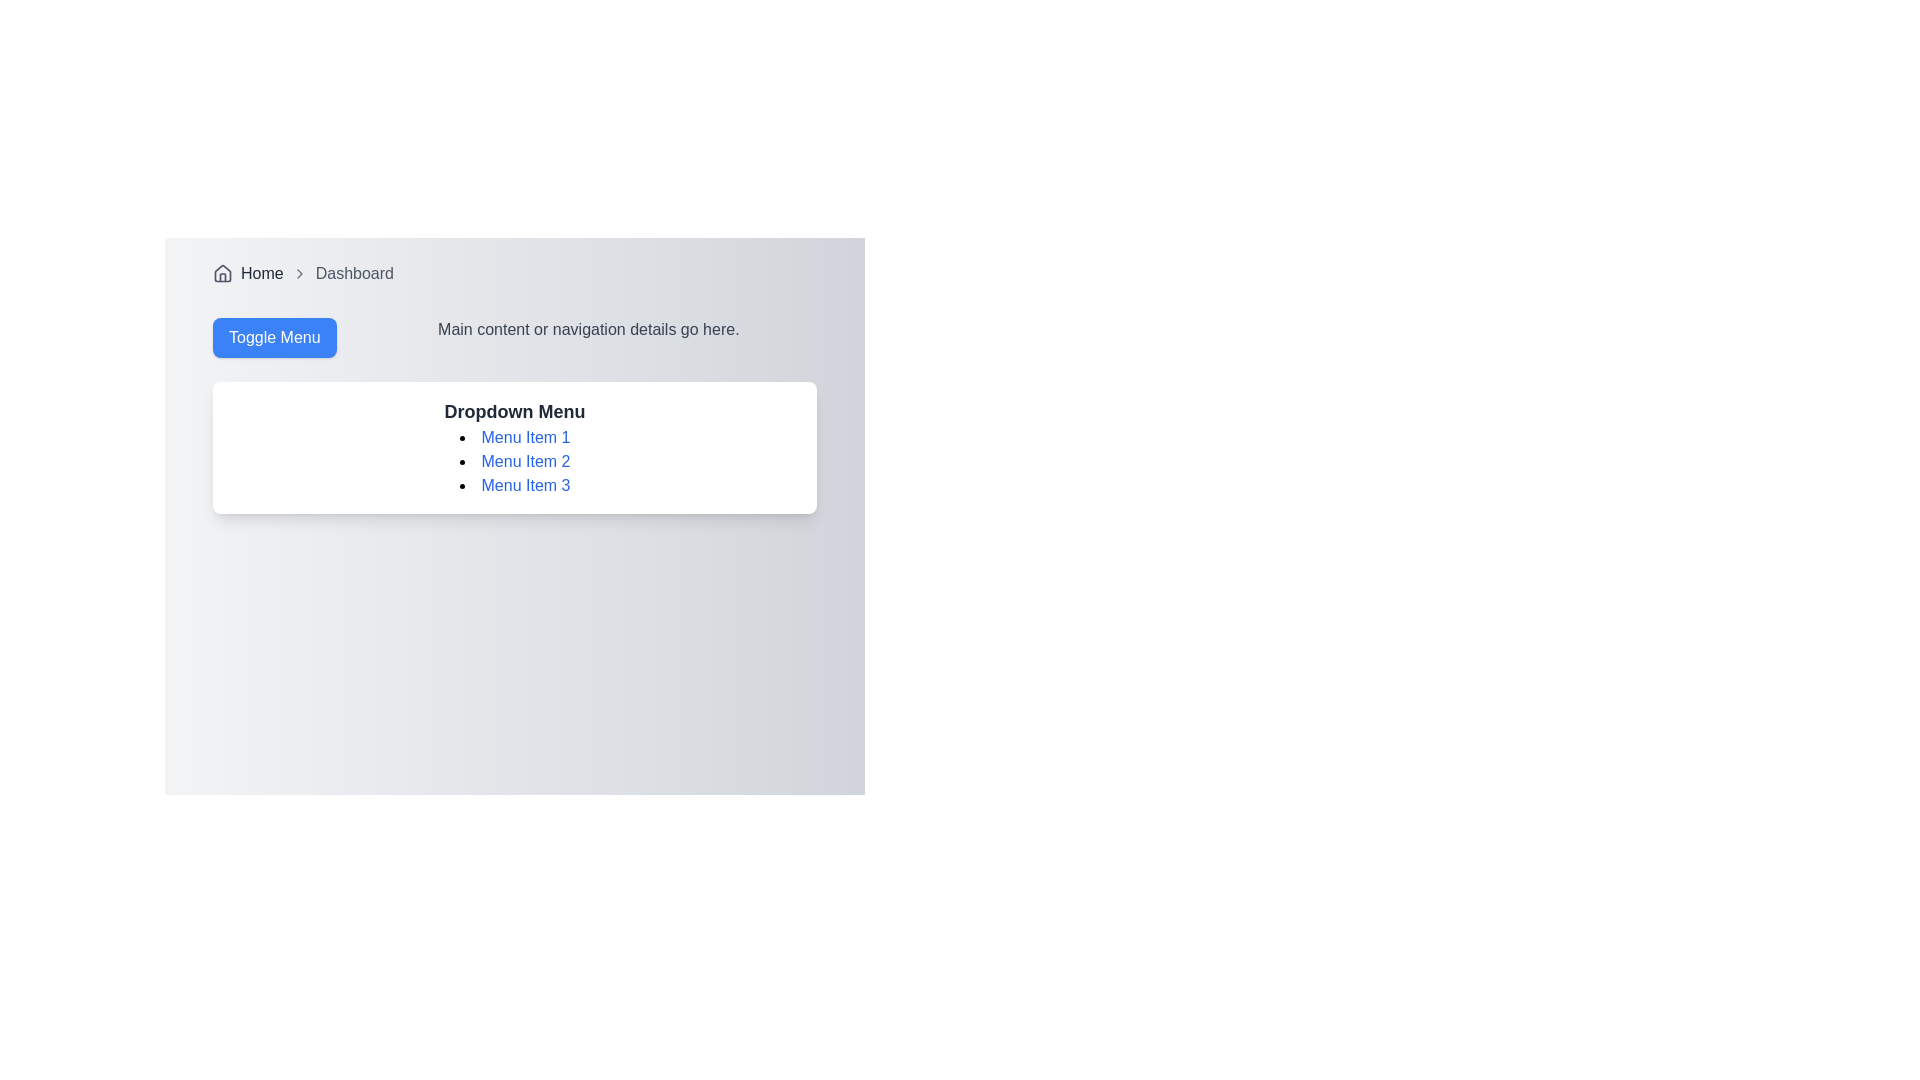 The image size is (1920, 1080). Describe the element at coordinates (514, 462) in the screenshot. I see `the 'Menu Item 2' text link within the dropdown menu` at that location.